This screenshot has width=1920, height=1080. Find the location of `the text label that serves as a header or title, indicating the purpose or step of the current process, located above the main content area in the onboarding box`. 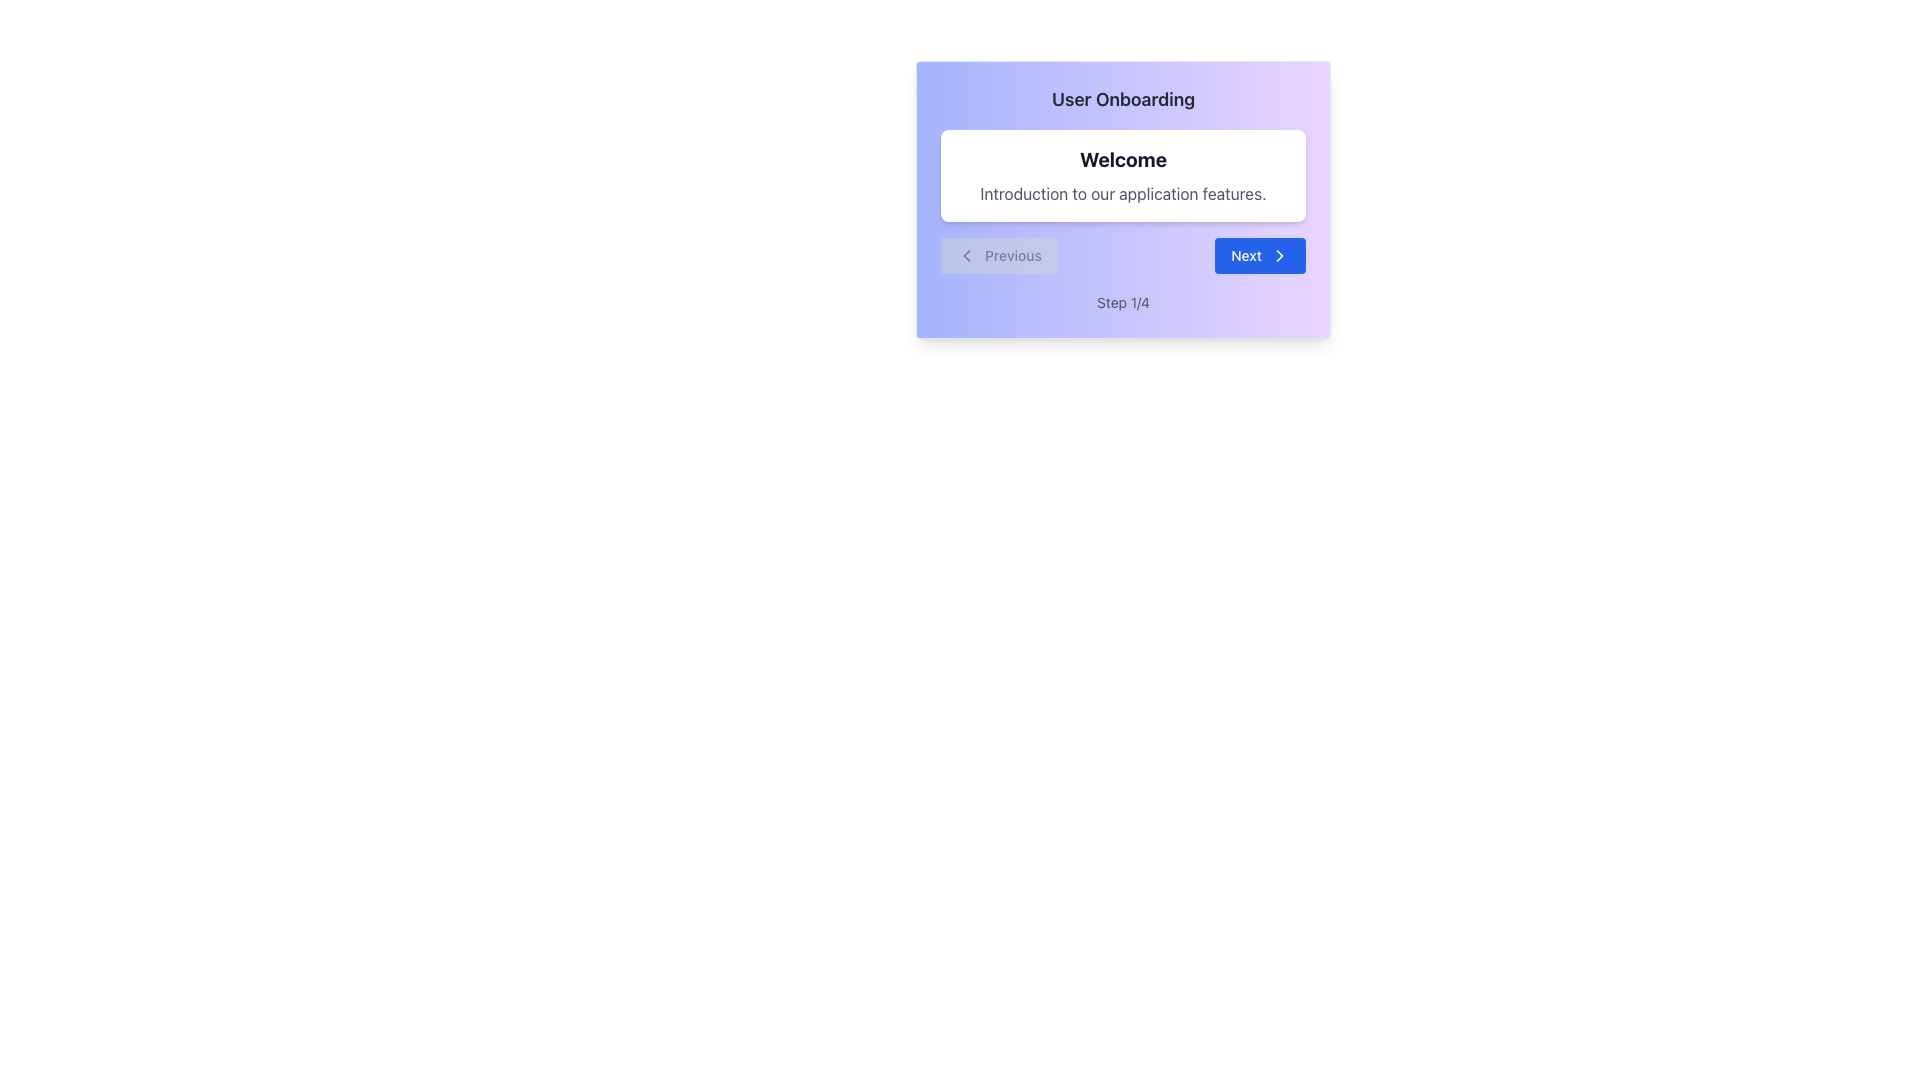

the text label that serves as a header or title, indicating the purpose or step of the current process, located above the main content area in the onboarding box is located at coordinates (1123, 100).